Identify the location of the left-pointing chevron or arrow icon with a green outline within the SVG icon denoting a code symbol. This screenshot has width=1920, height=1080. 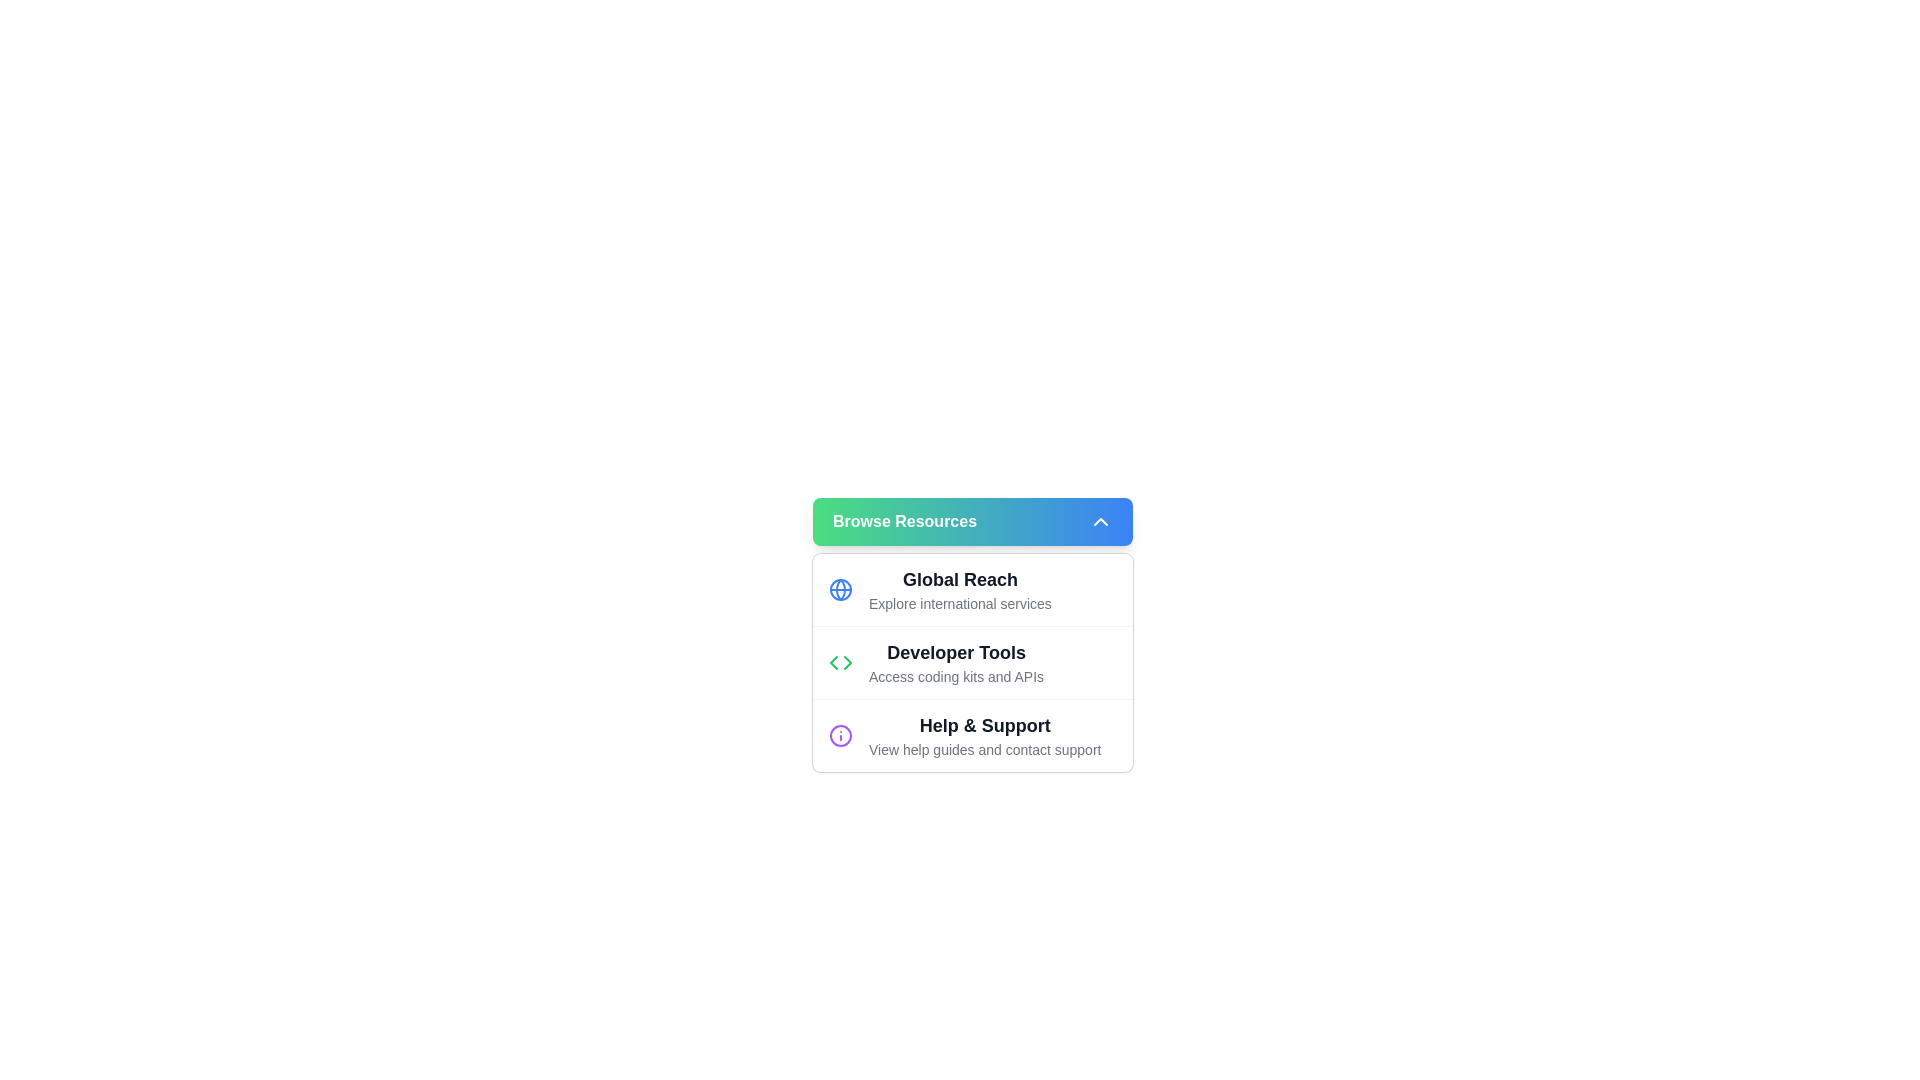
(834, 663).